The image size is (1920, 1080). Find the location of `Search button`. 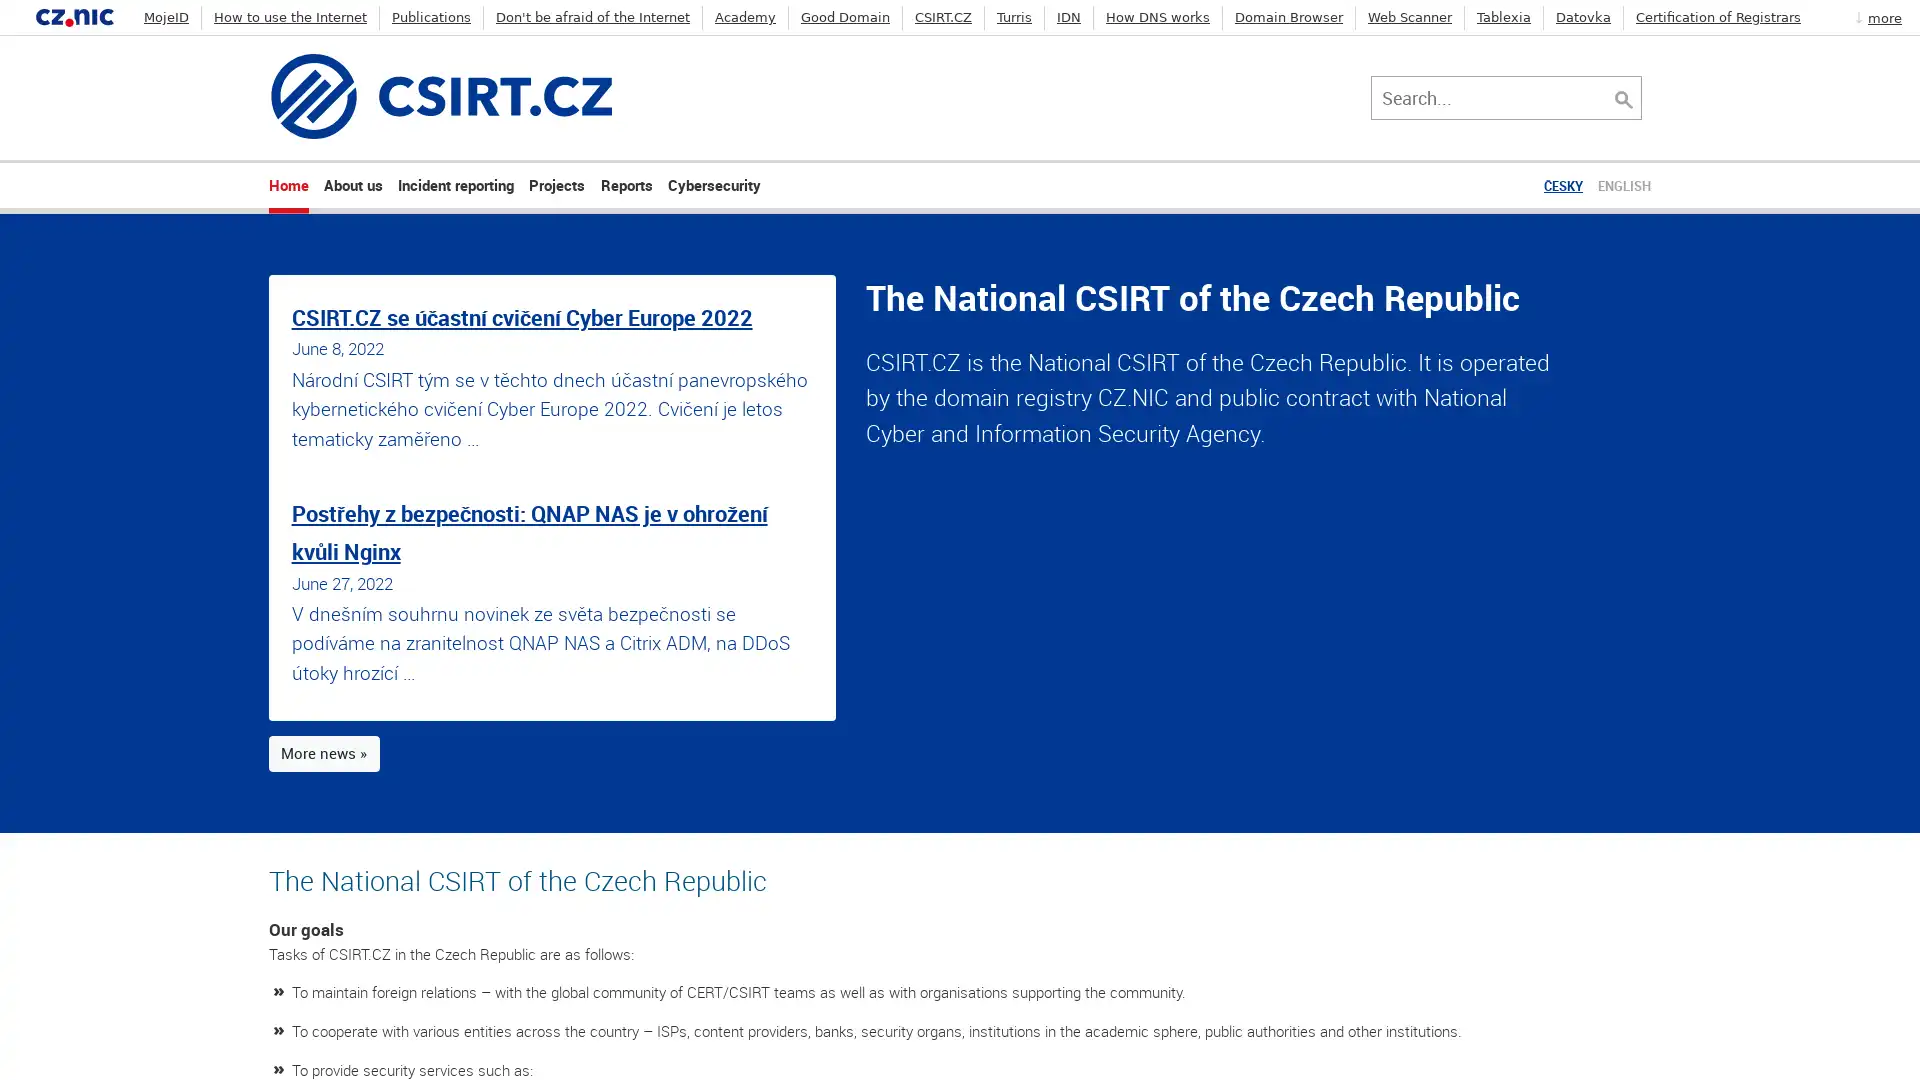

Search button is located at coordinates (1633, 96).